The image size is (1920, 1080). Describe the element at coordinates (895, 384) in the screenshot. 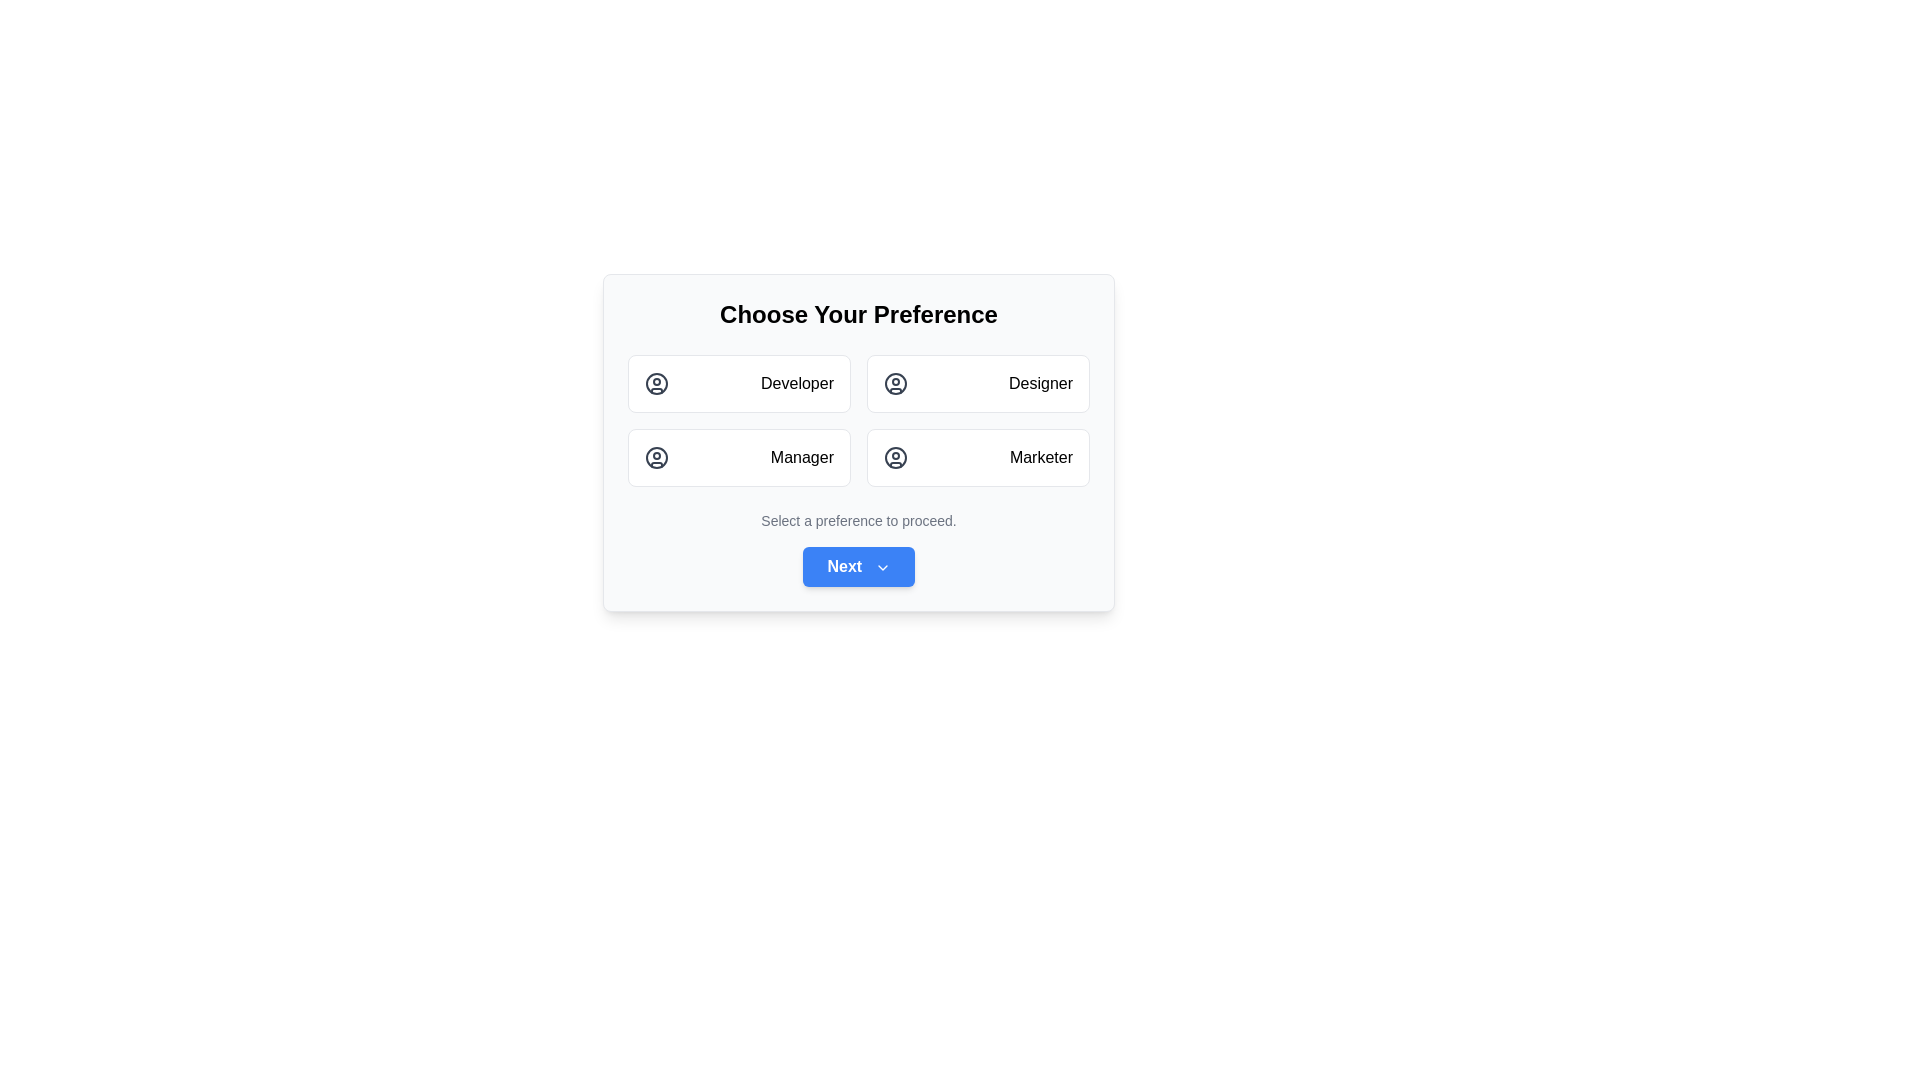

I see `the circular user silhouette icon in the 'Designer' button` at that location.